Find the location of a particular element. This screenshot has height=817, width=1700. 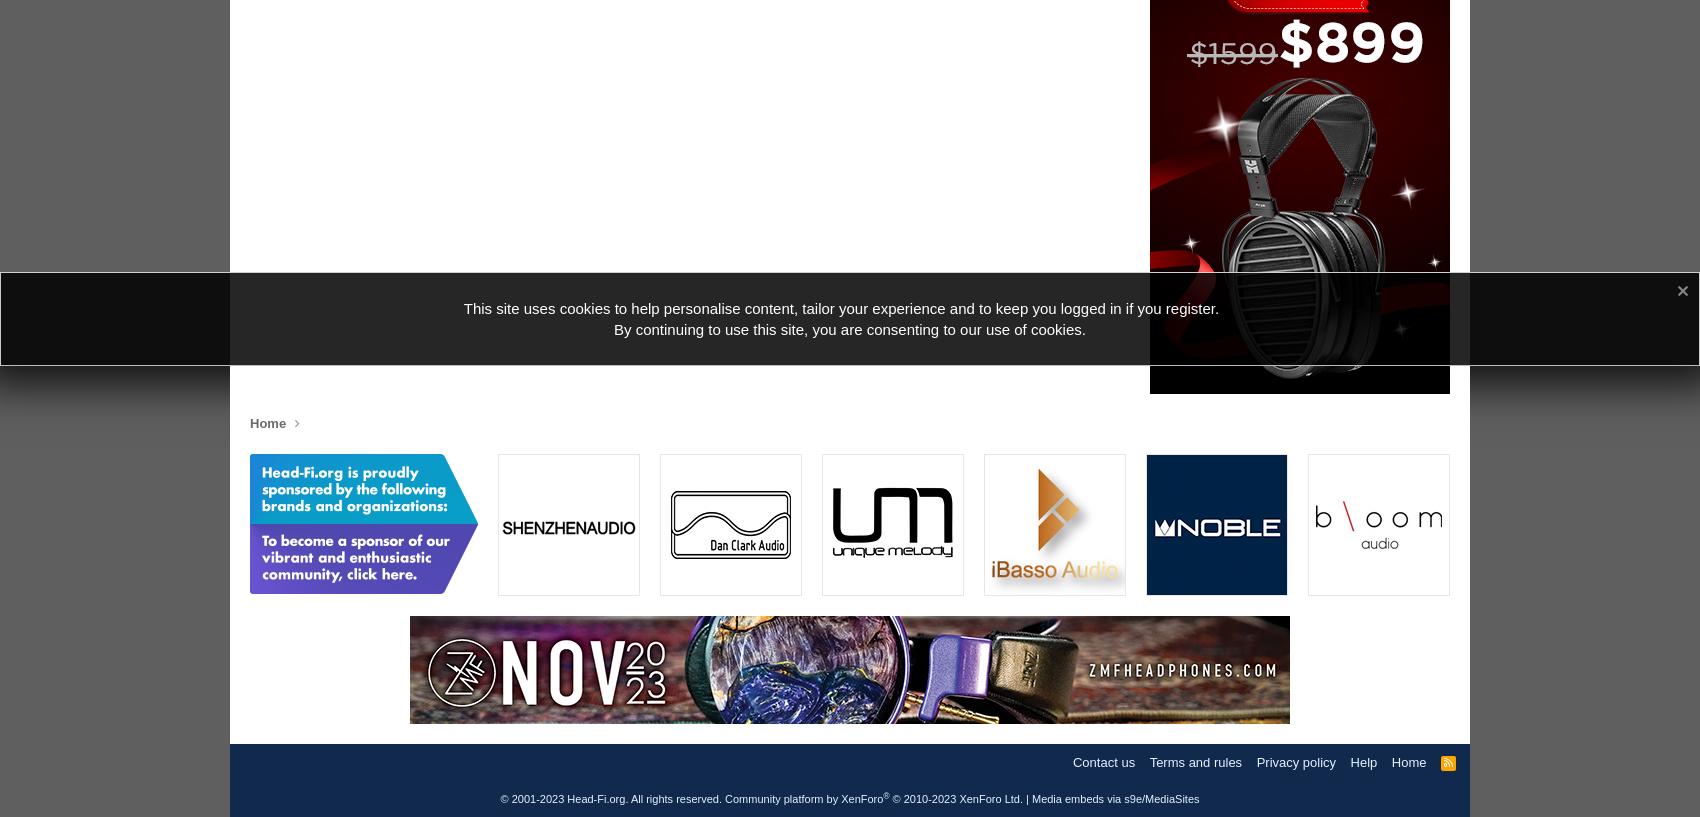

'Terms and rules' is located at coordinates (1194, 761).